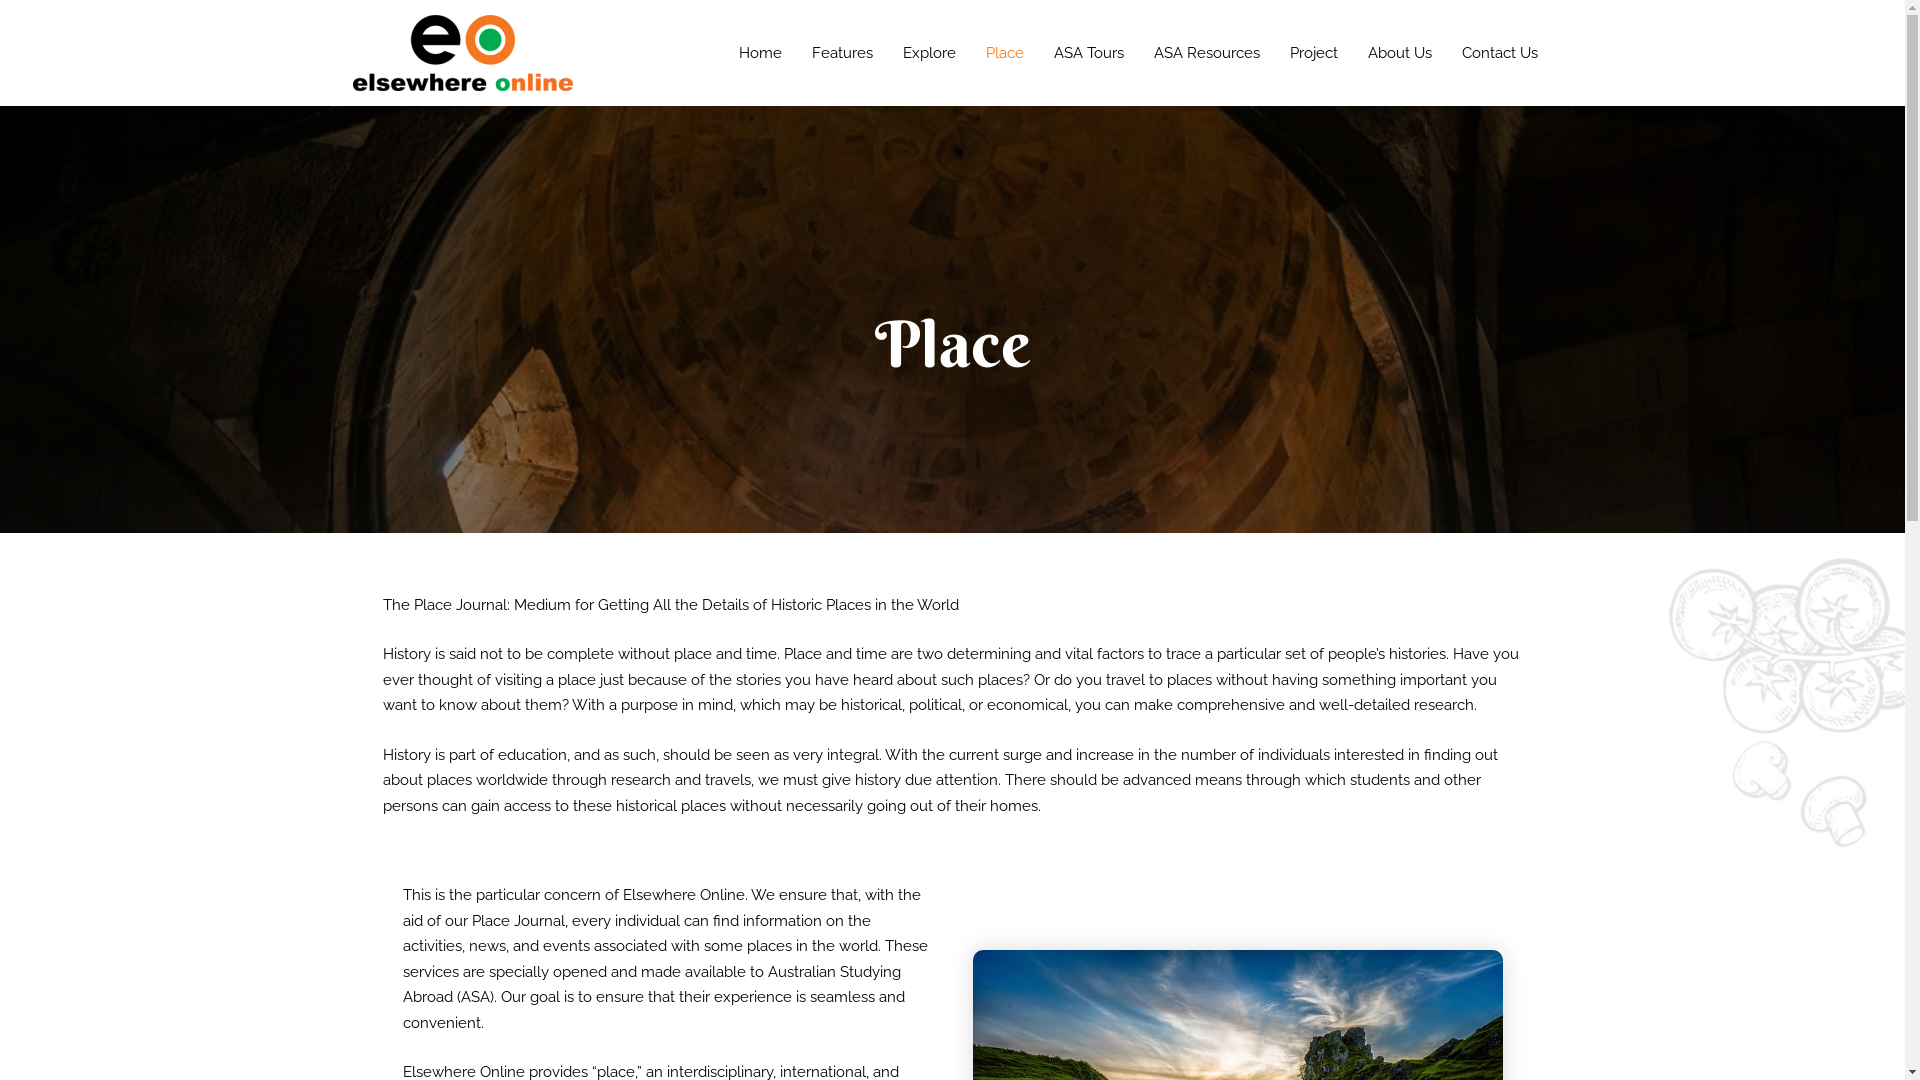 This screenshot has height=1080, width=1920. I want to click on 'Explore', so click(928, 52).